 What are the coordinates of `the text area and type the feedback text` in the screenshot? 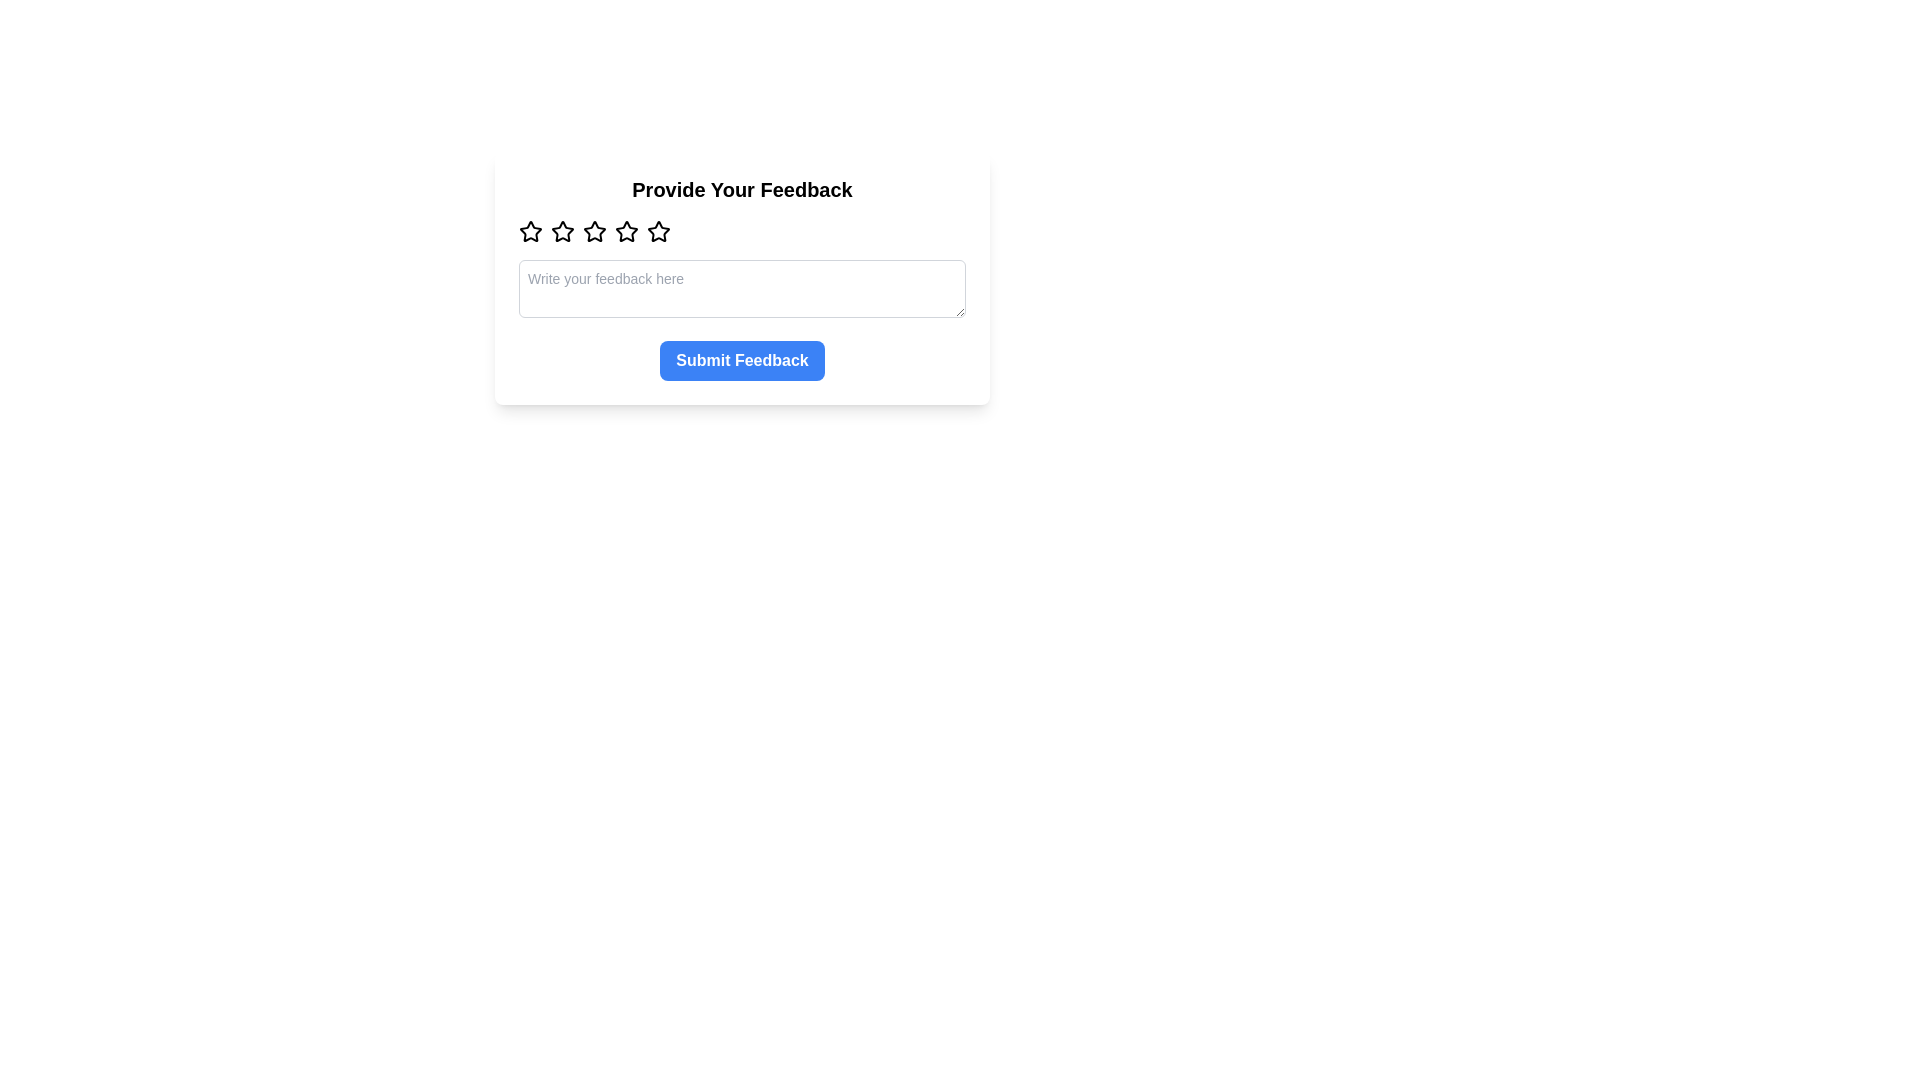 It's located at (741, 289).